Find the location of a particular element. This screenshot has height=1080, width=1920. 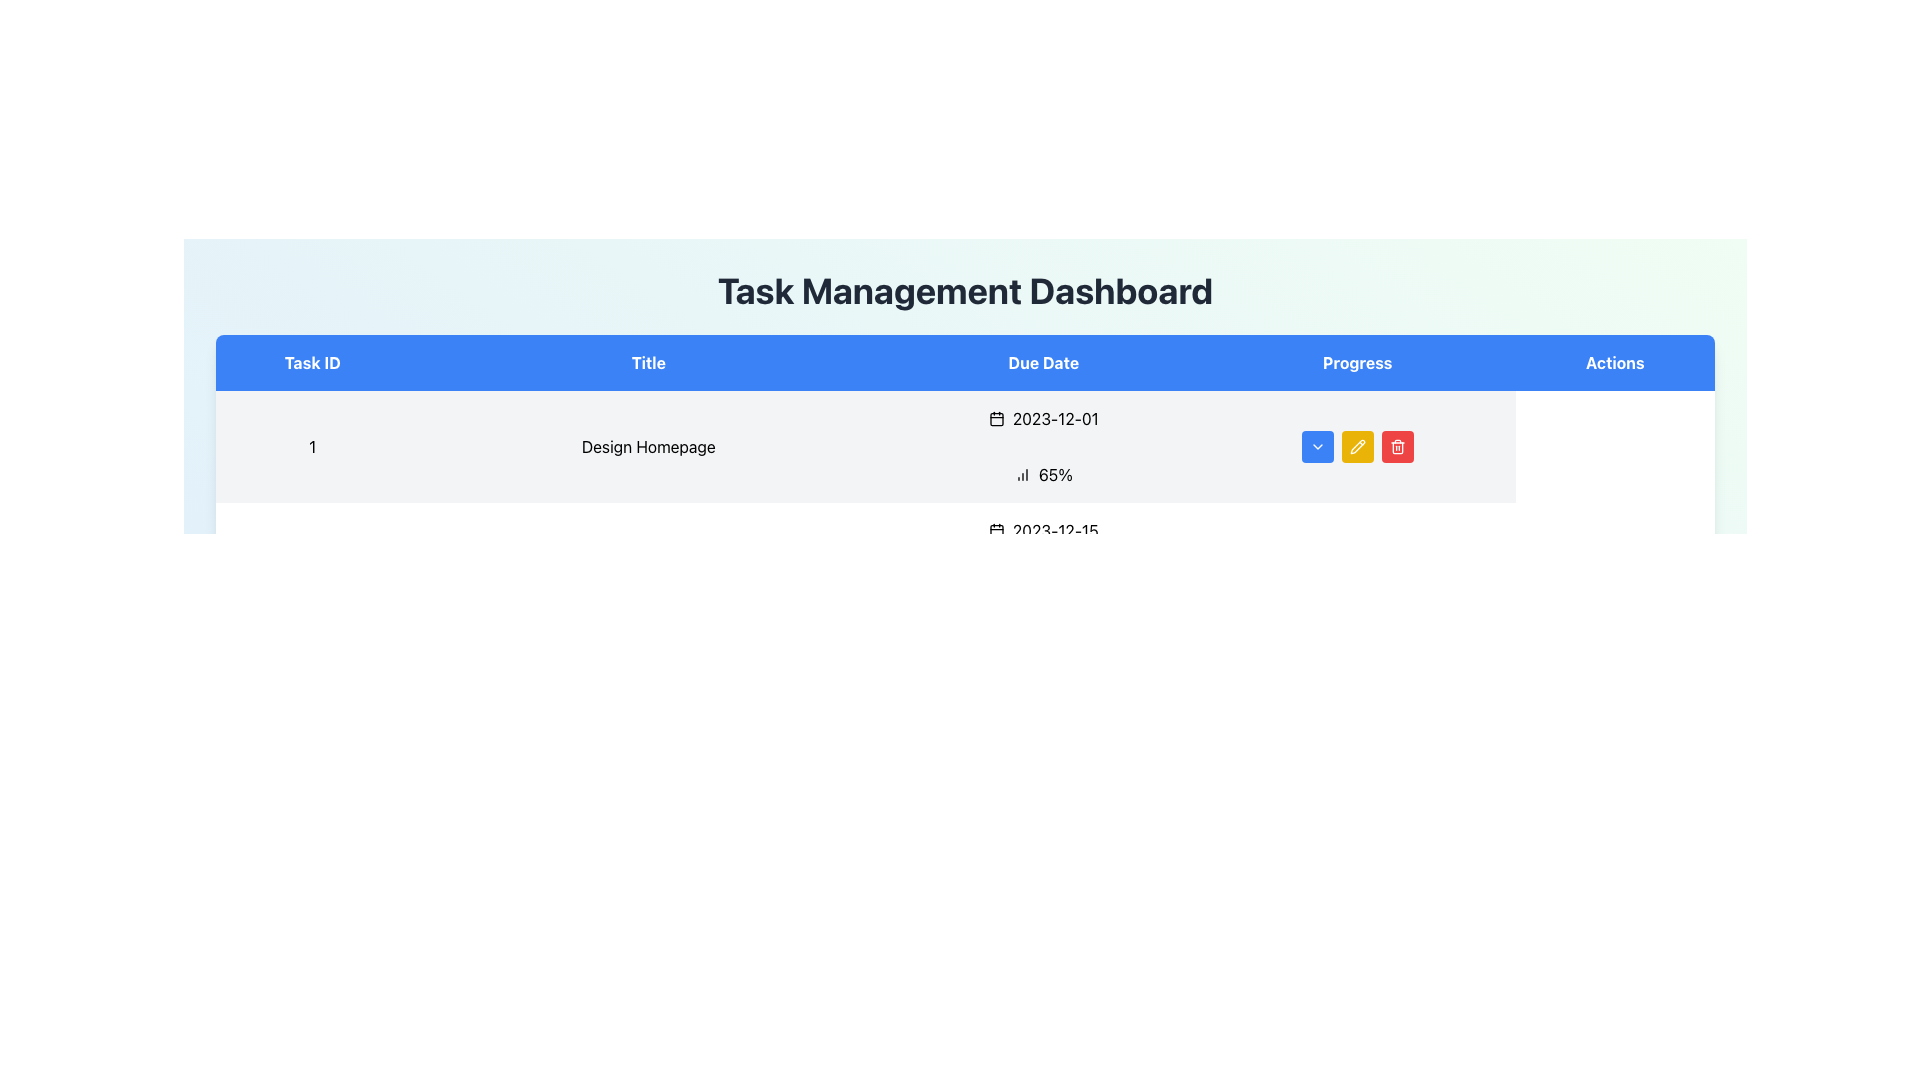

the small blue button with a white chevron-down icon located in the 'Actions' column of the first row of the task table is located at coordinates (1317, 446).